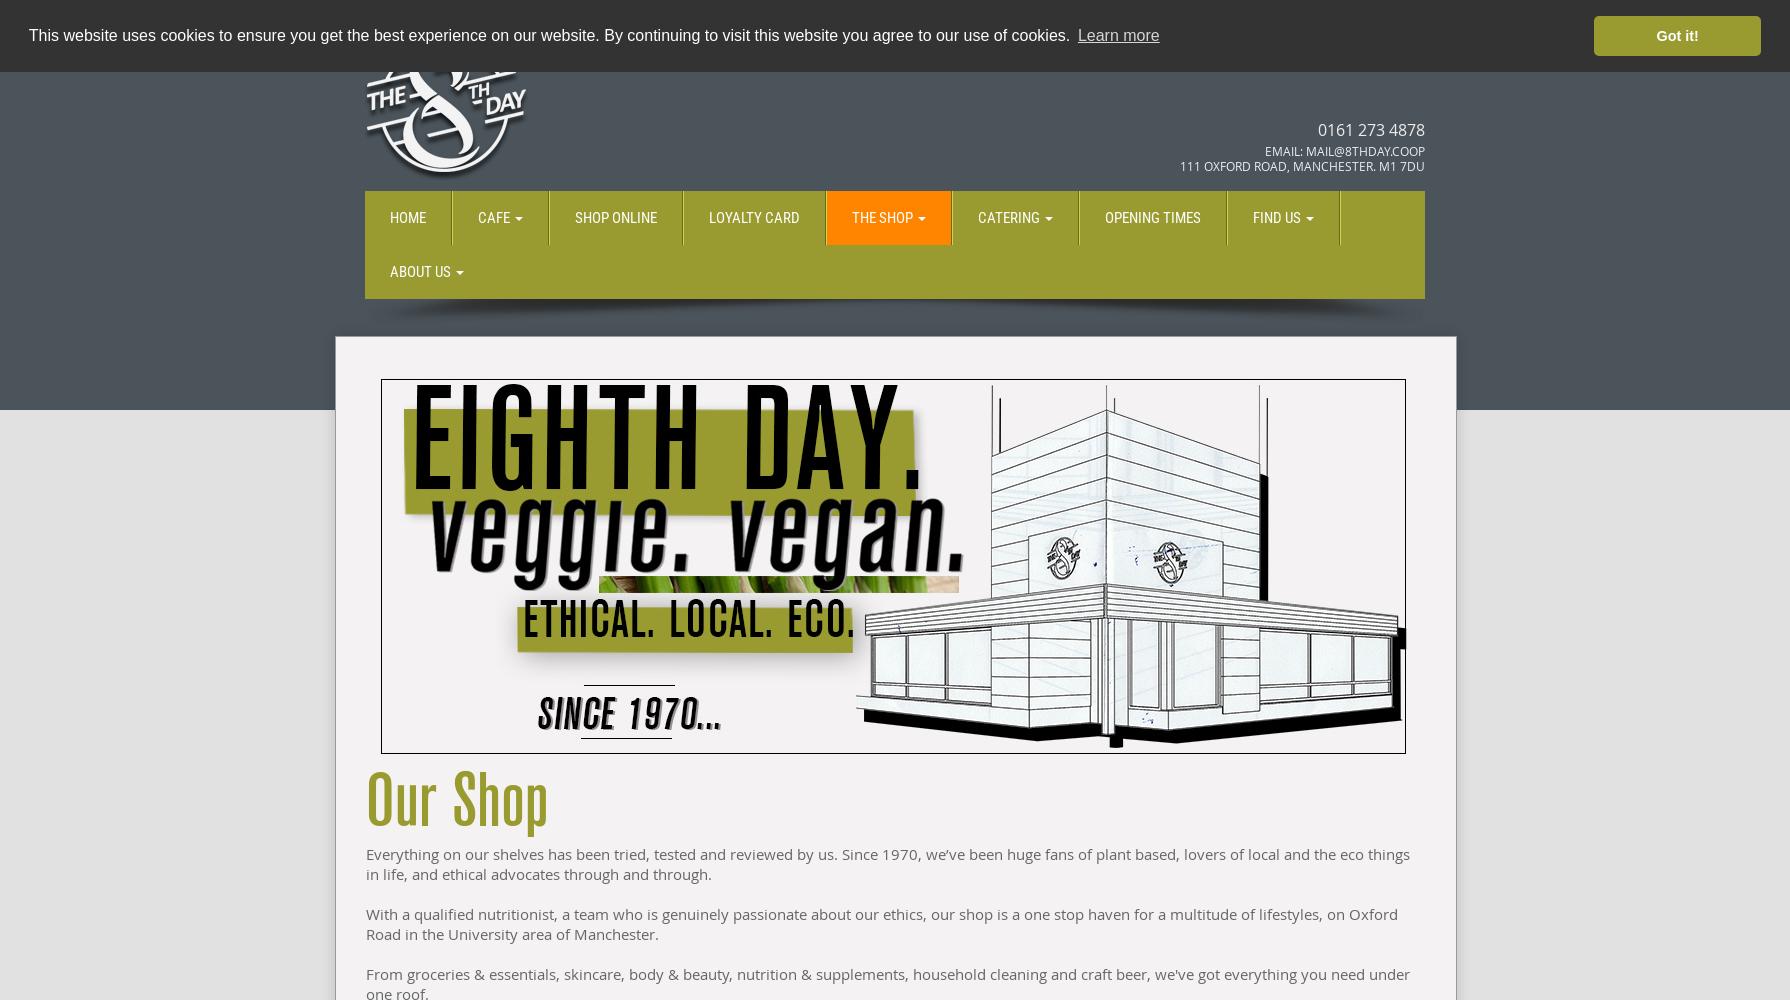  What do you see at coordinates (407, 217) in the screenshot?
I see `'Home'` at bounding box center [407, 217].